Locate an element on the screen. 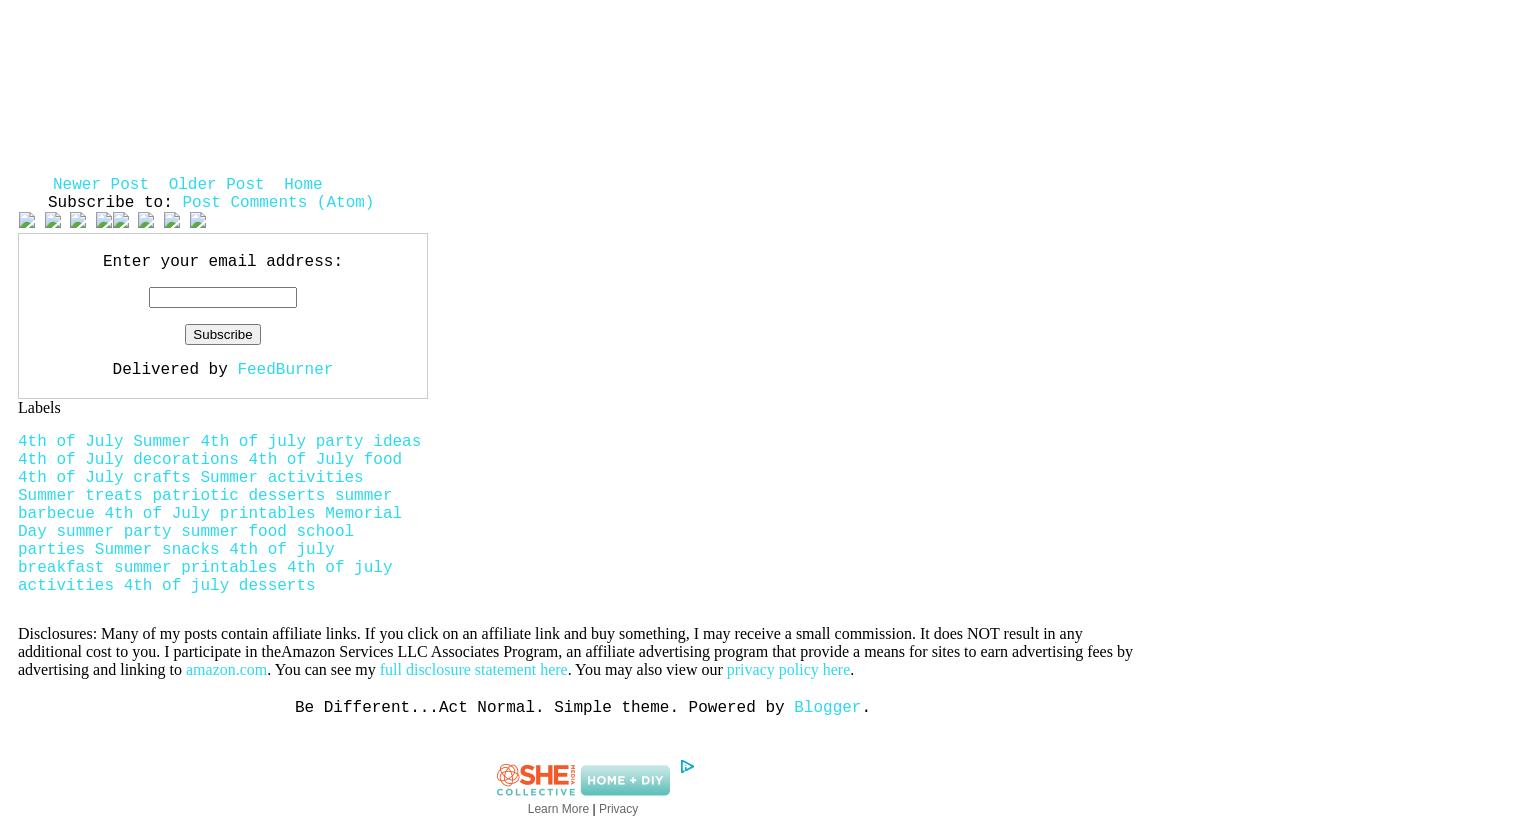 This screenshot has height=834, width=1518. 'summer food' is located at coordinates (233, 531).